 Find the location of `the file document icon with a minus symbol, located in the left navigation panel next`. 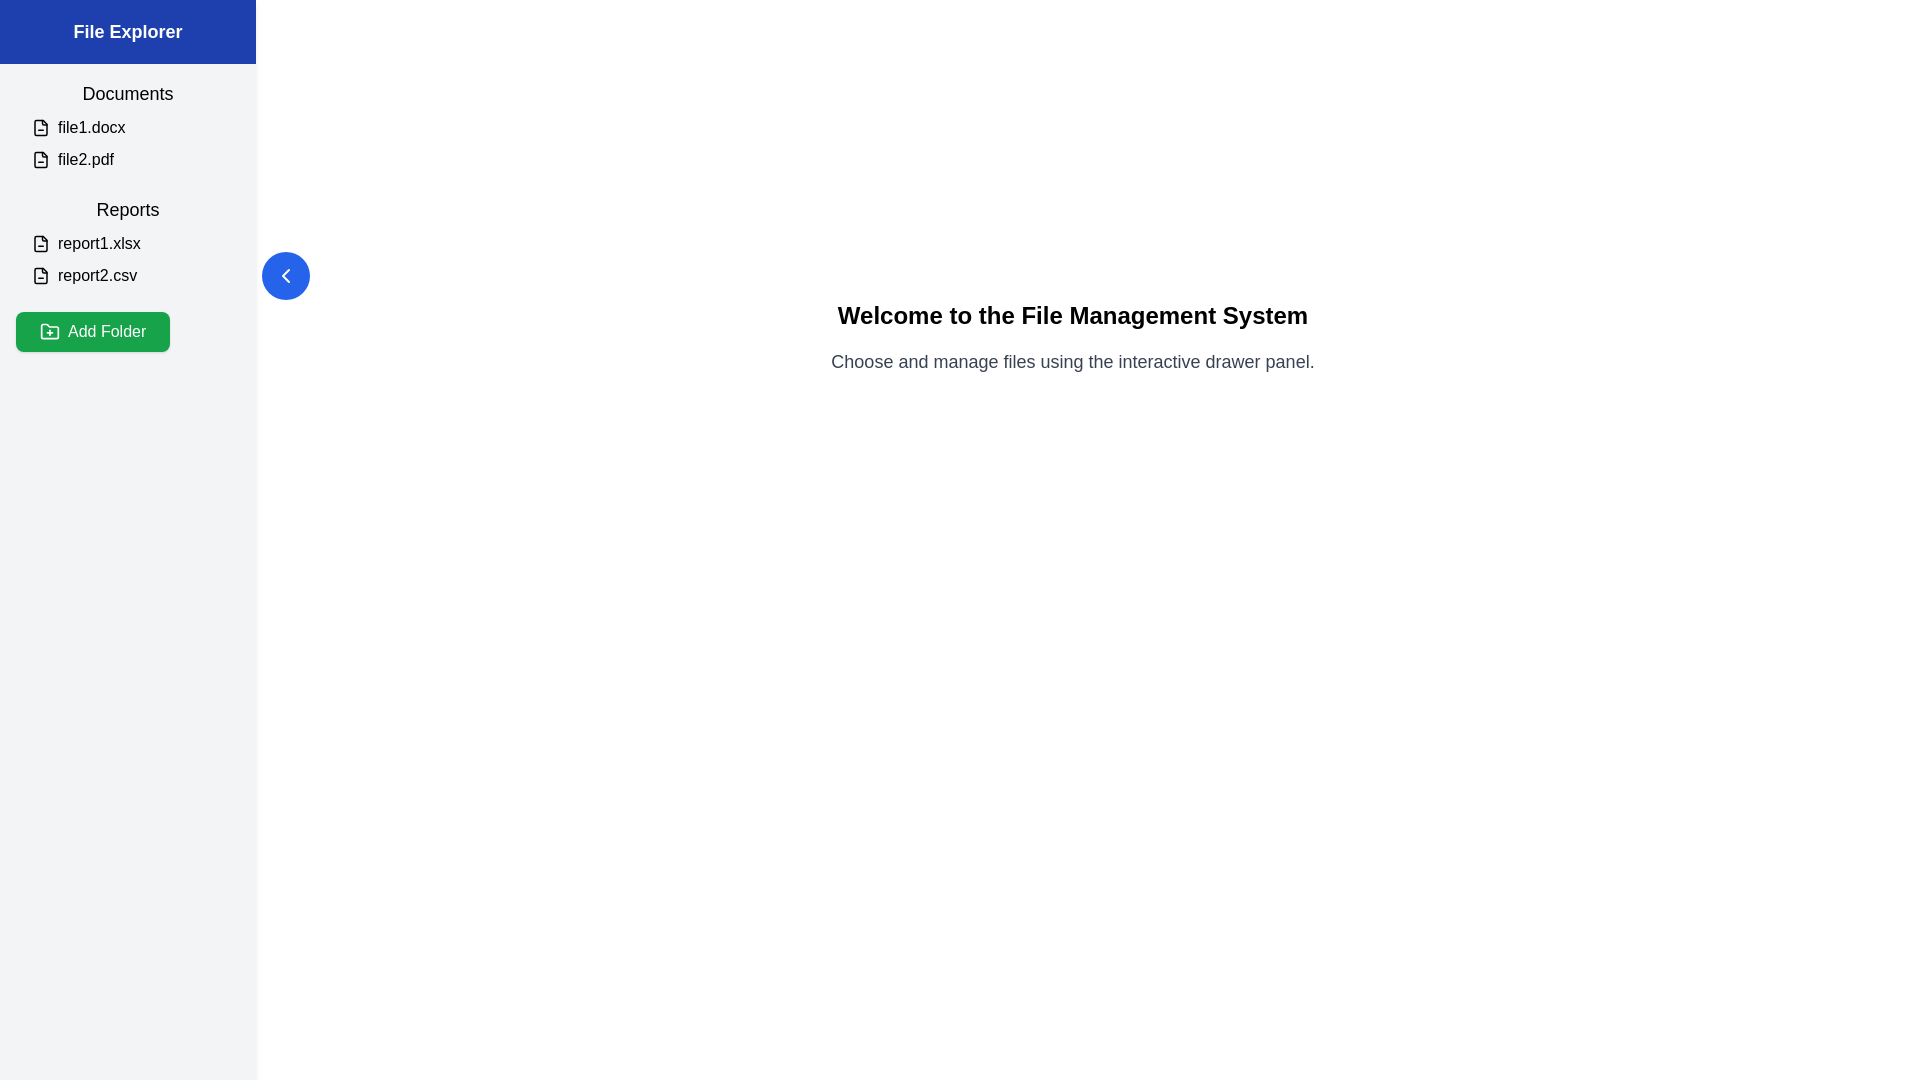

the file document icon with a minus symbol, located in the left navigation panel next is located at coordinates (41, 127).